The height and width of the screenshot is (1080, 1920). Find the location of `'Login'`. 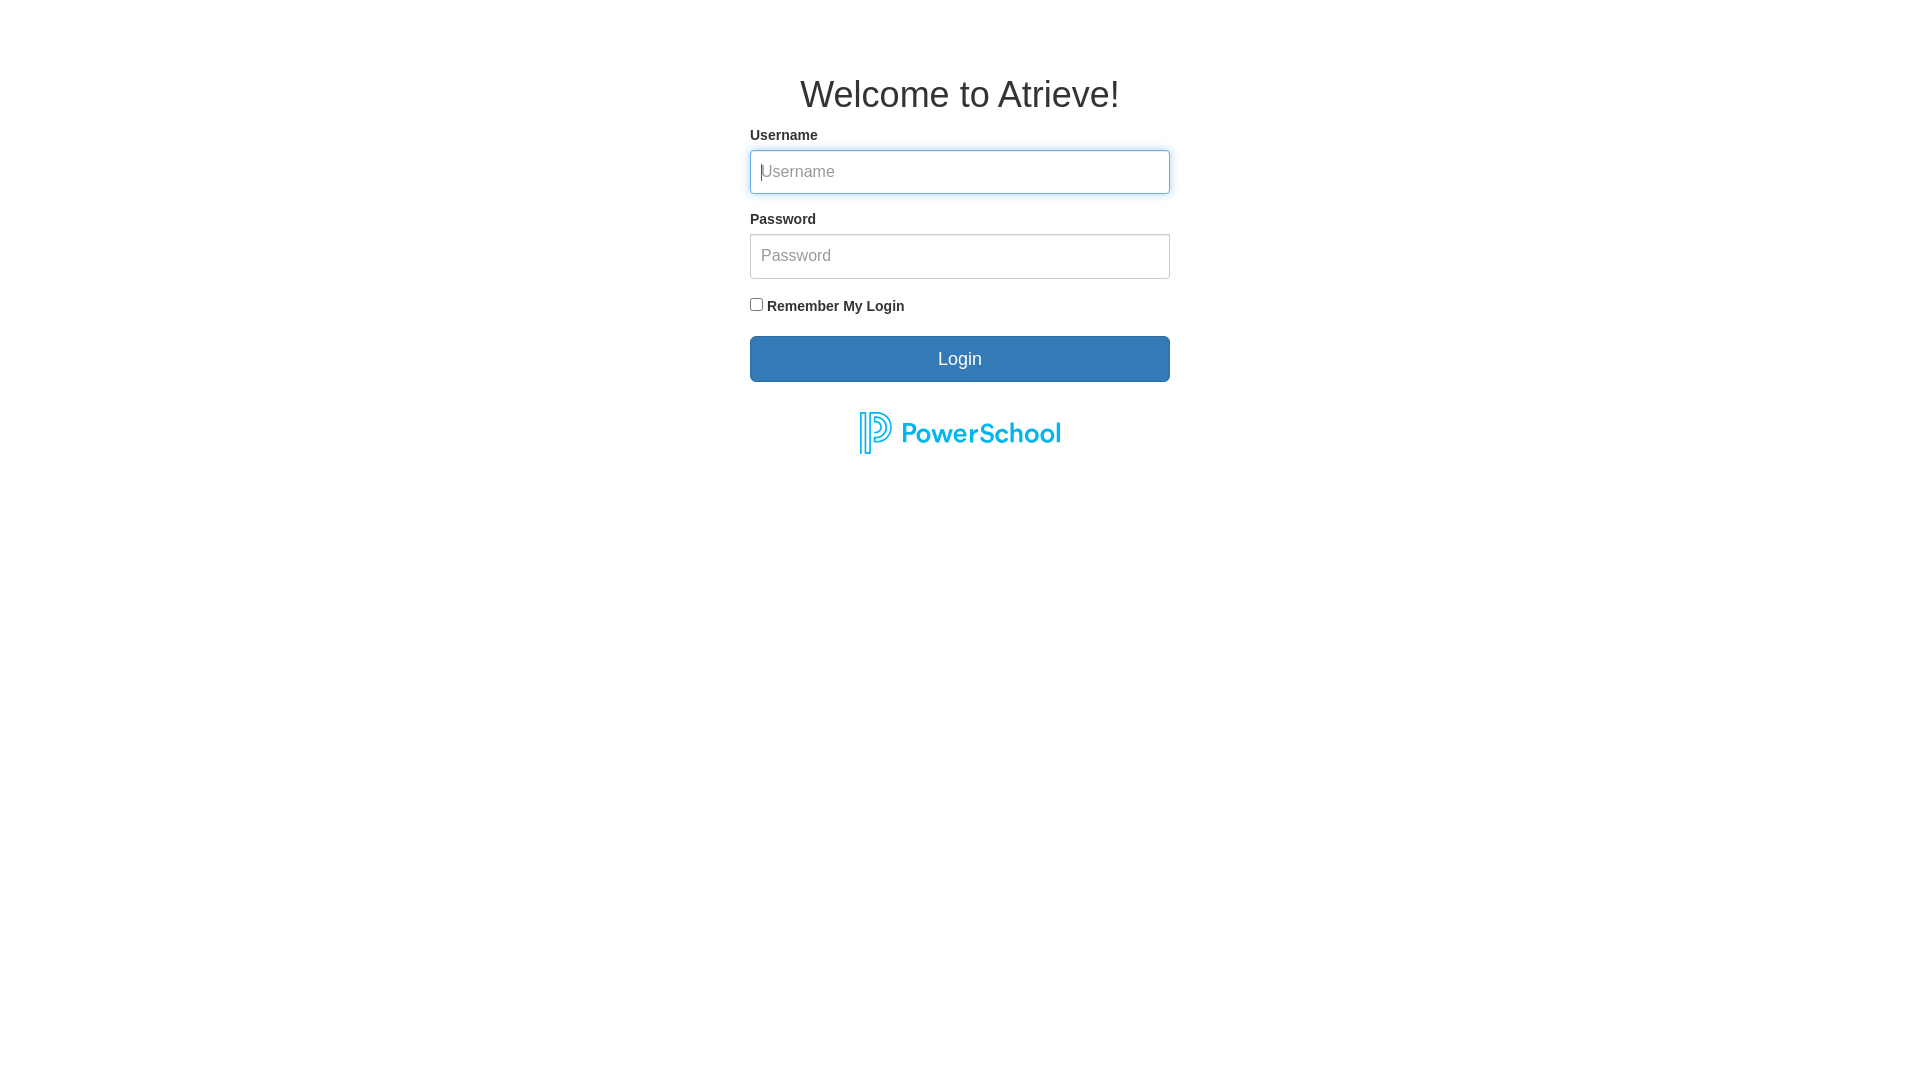

'Login' is located at coordinates (960, 357).